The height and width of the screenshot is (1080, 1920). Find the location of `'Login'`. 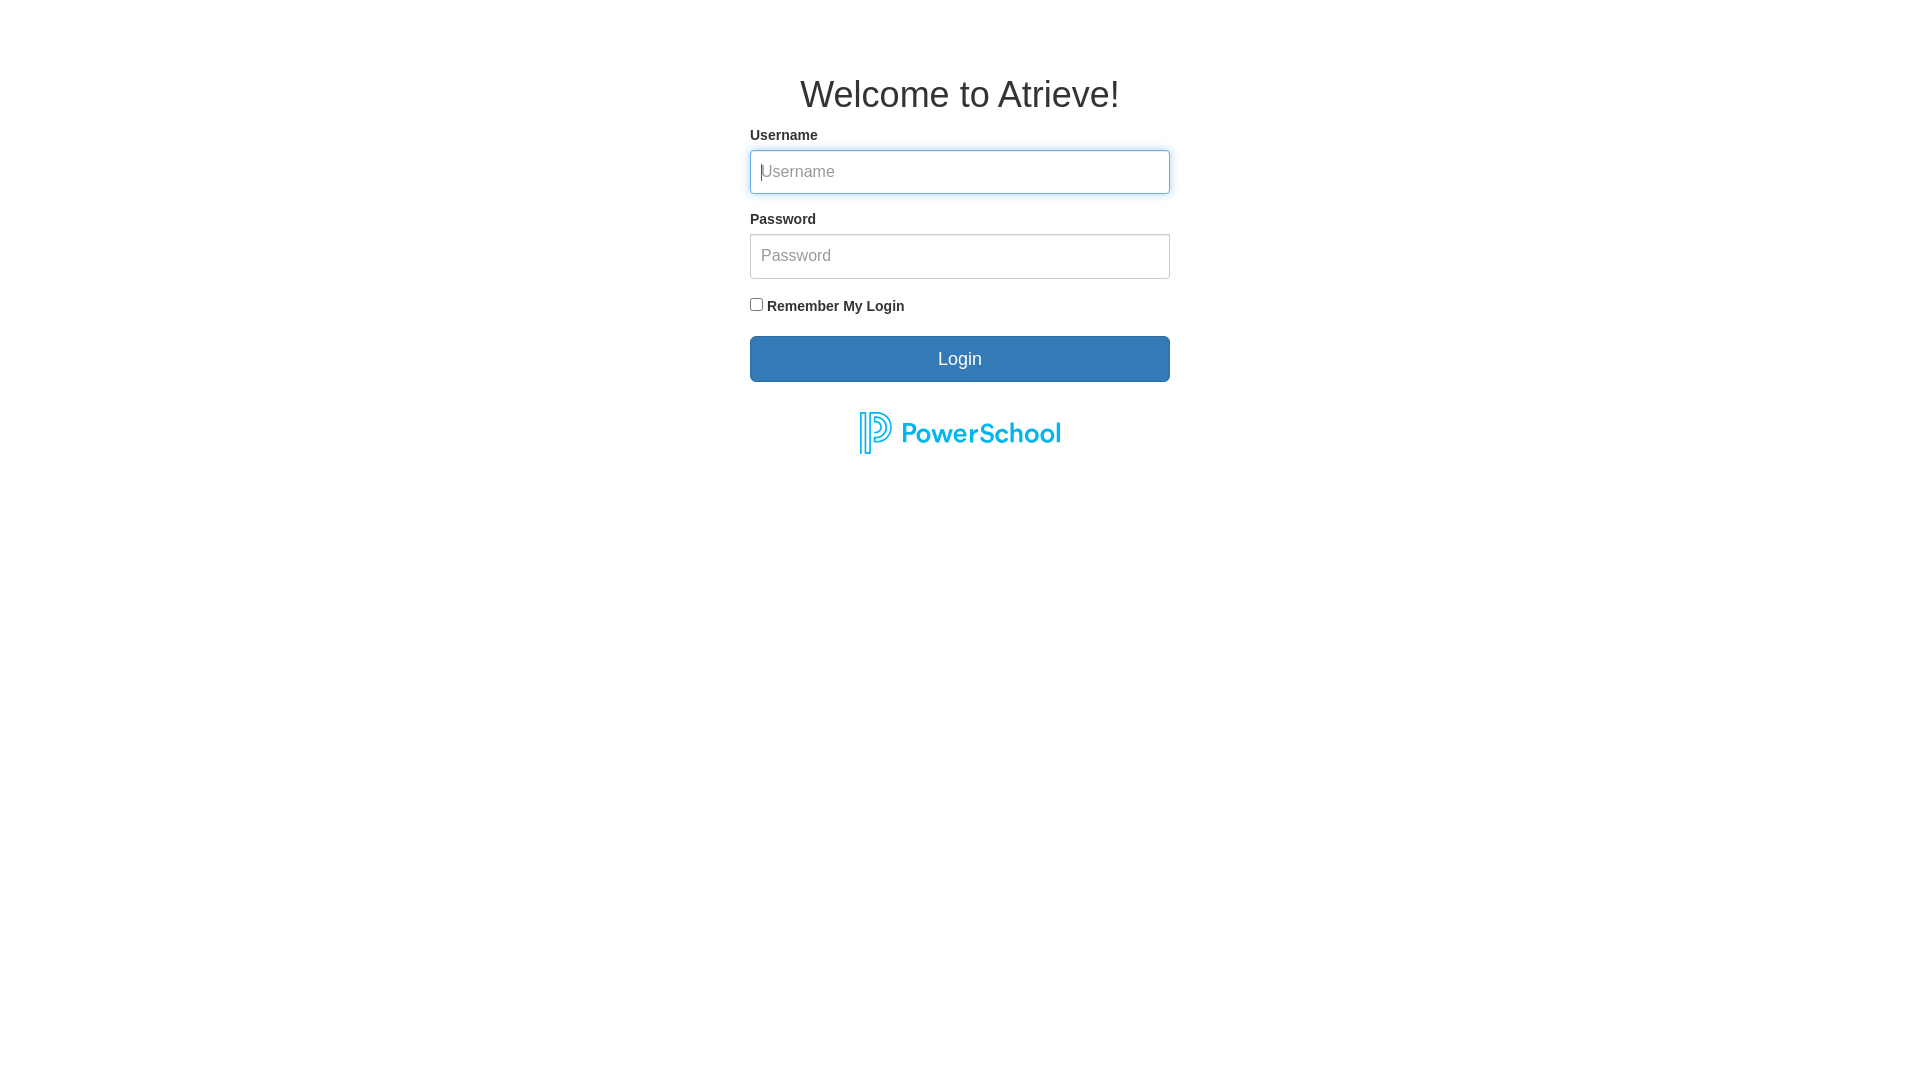

'Login' is located at coordinates (960, 357).